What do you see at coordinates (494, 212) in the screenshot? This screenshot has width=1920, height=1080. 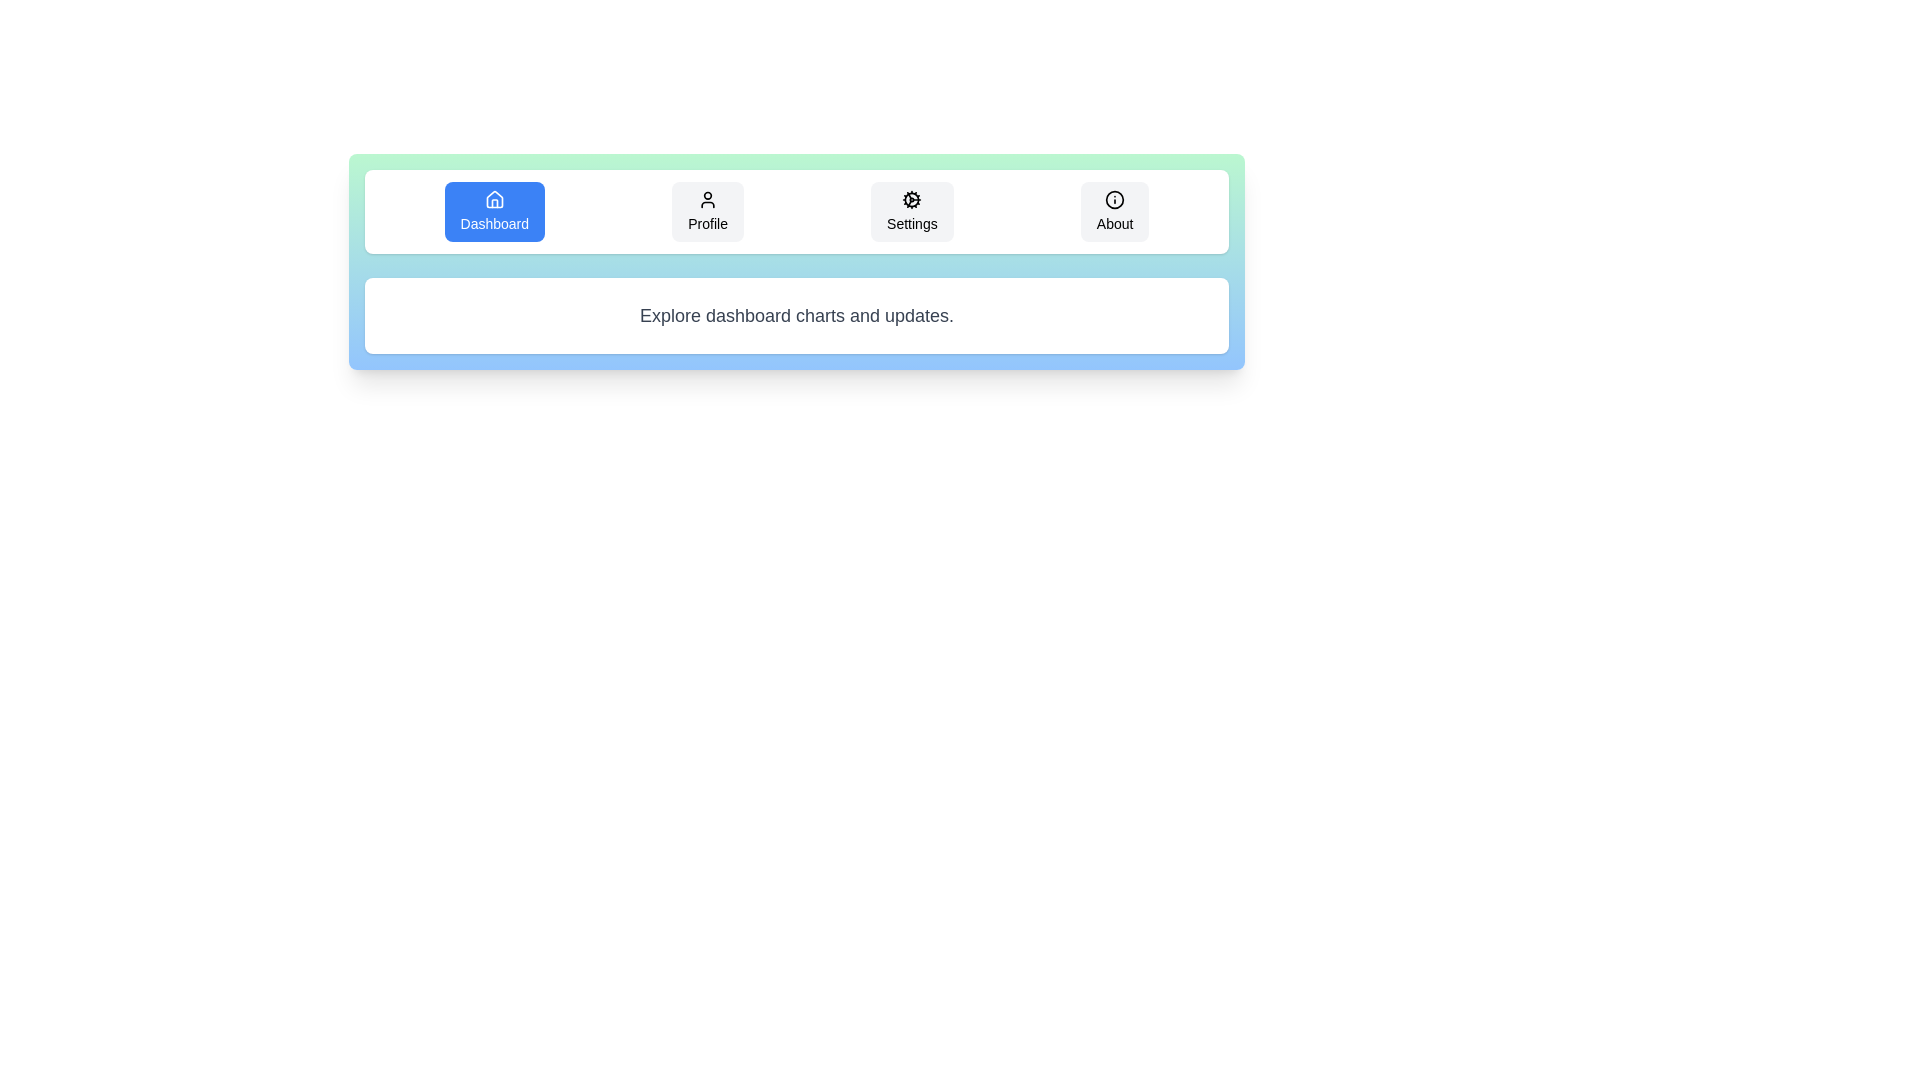 I see `the tab labeled Dashboard to observe the hover effect` at bounding box center [494, 212].